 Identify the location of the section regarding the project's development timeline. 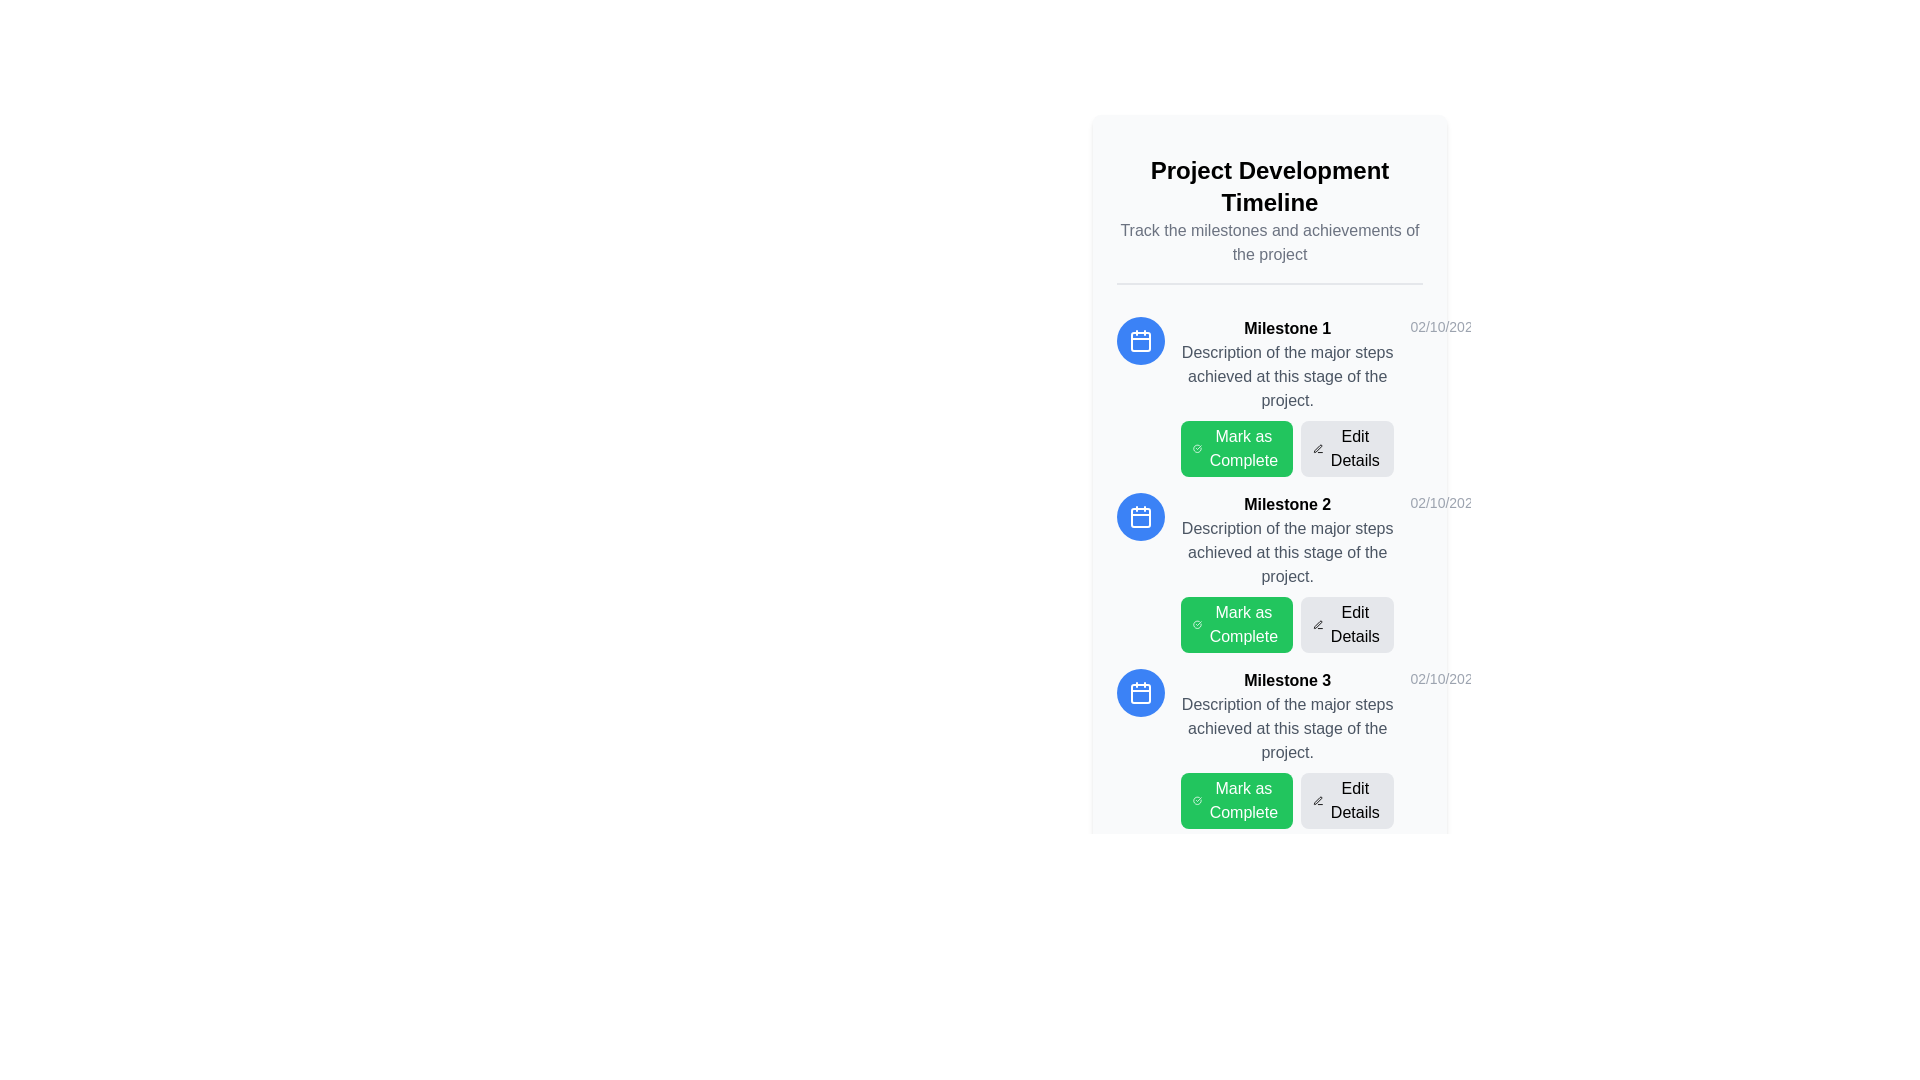
(1269, 186).